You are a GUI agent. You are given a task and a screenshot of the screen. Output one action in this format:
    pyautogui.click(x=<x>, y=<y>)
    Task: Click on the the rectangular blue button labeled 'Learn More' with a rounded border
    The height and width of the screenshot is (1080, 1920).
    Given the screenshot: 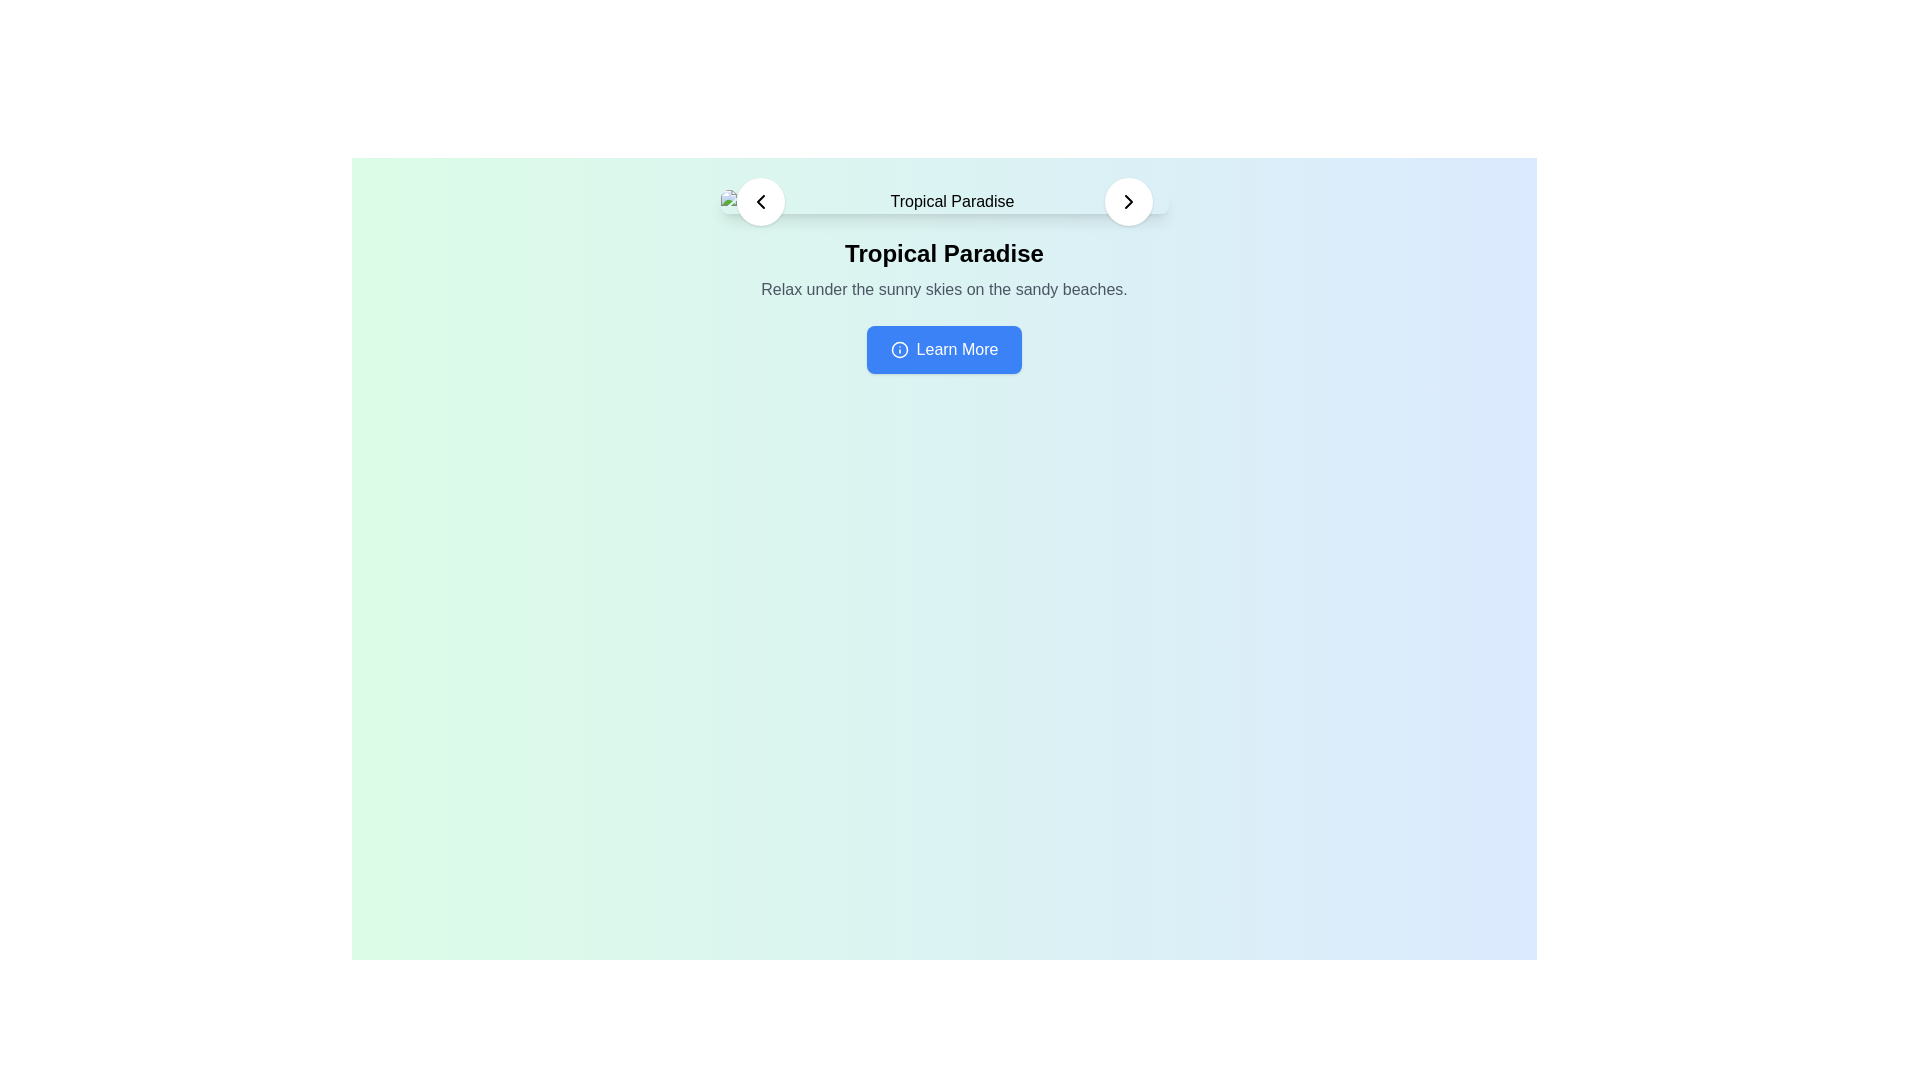 What is the action you would take?
    pyautogui.click(x=943, y=349)
    